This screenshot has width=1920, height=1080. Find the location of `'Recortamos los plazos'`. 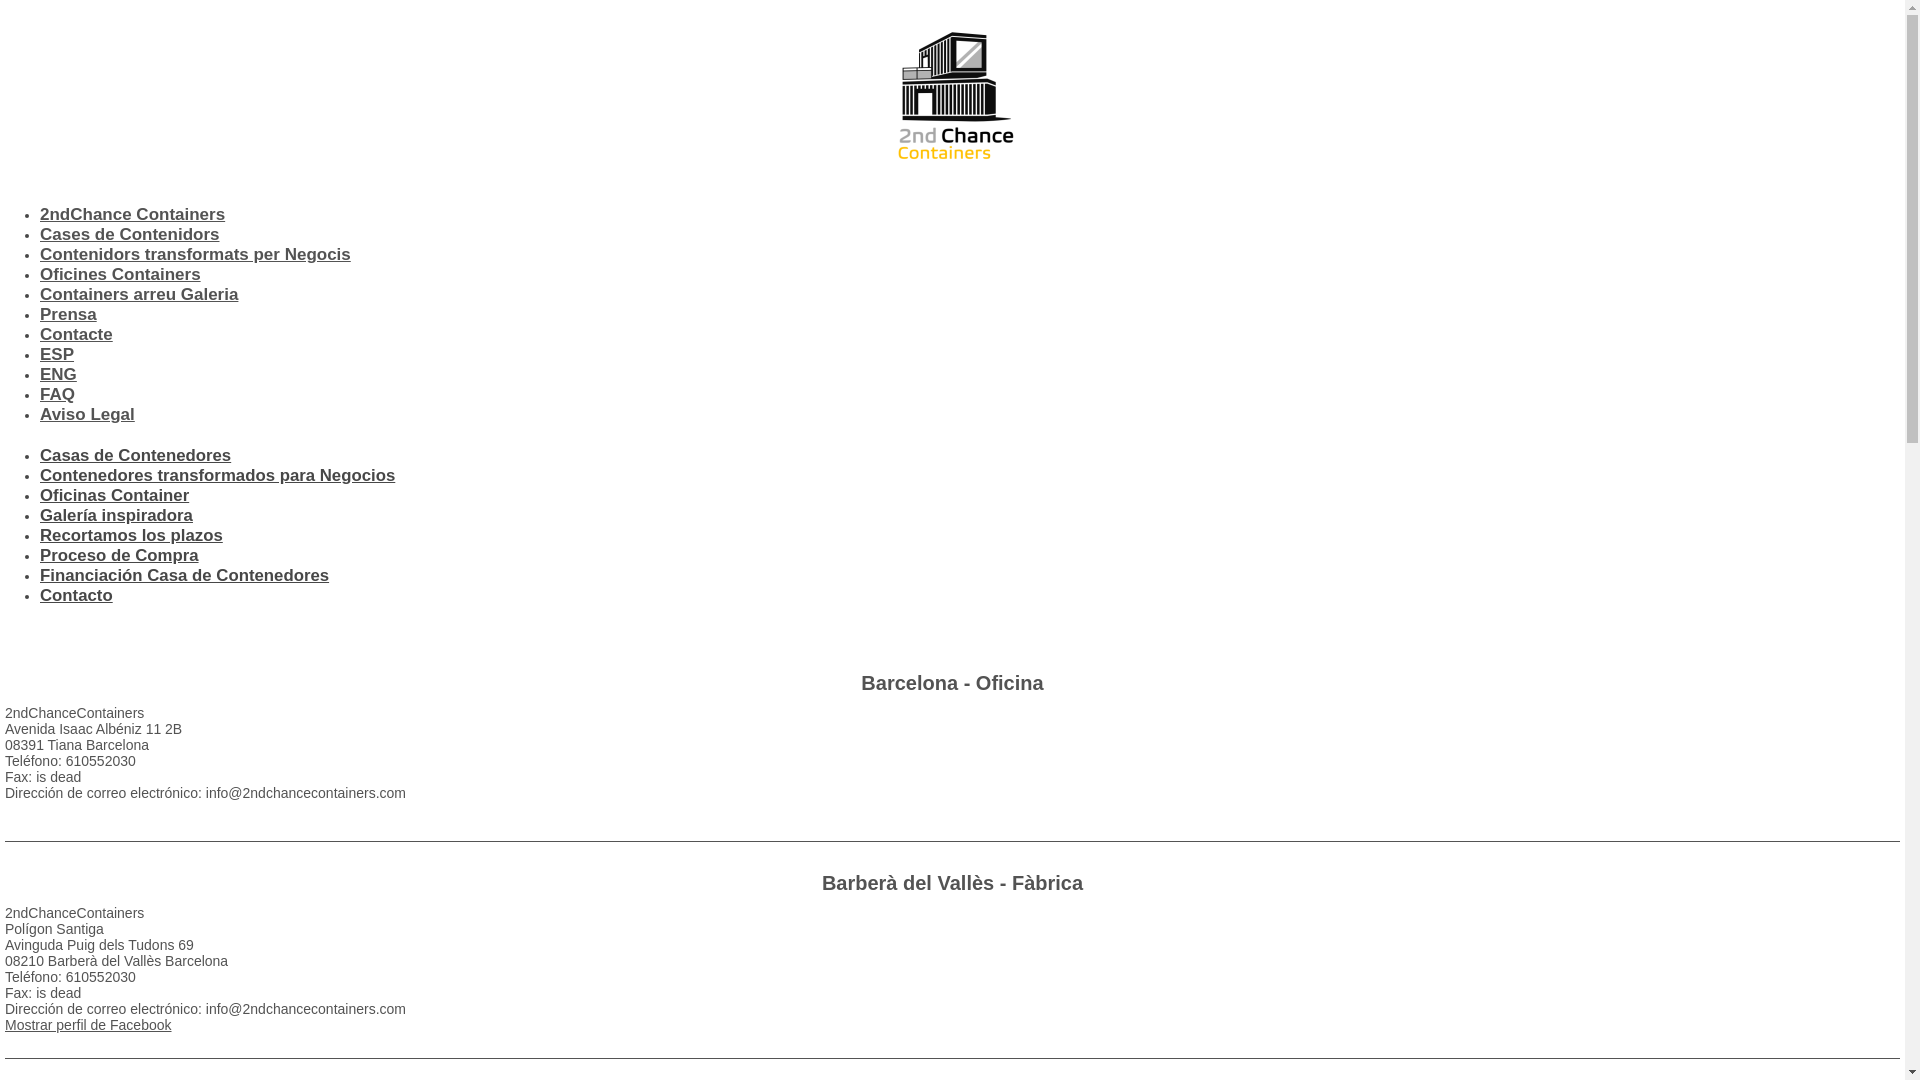

'Recortamos los plazos' is located at coordinates (39, 534).